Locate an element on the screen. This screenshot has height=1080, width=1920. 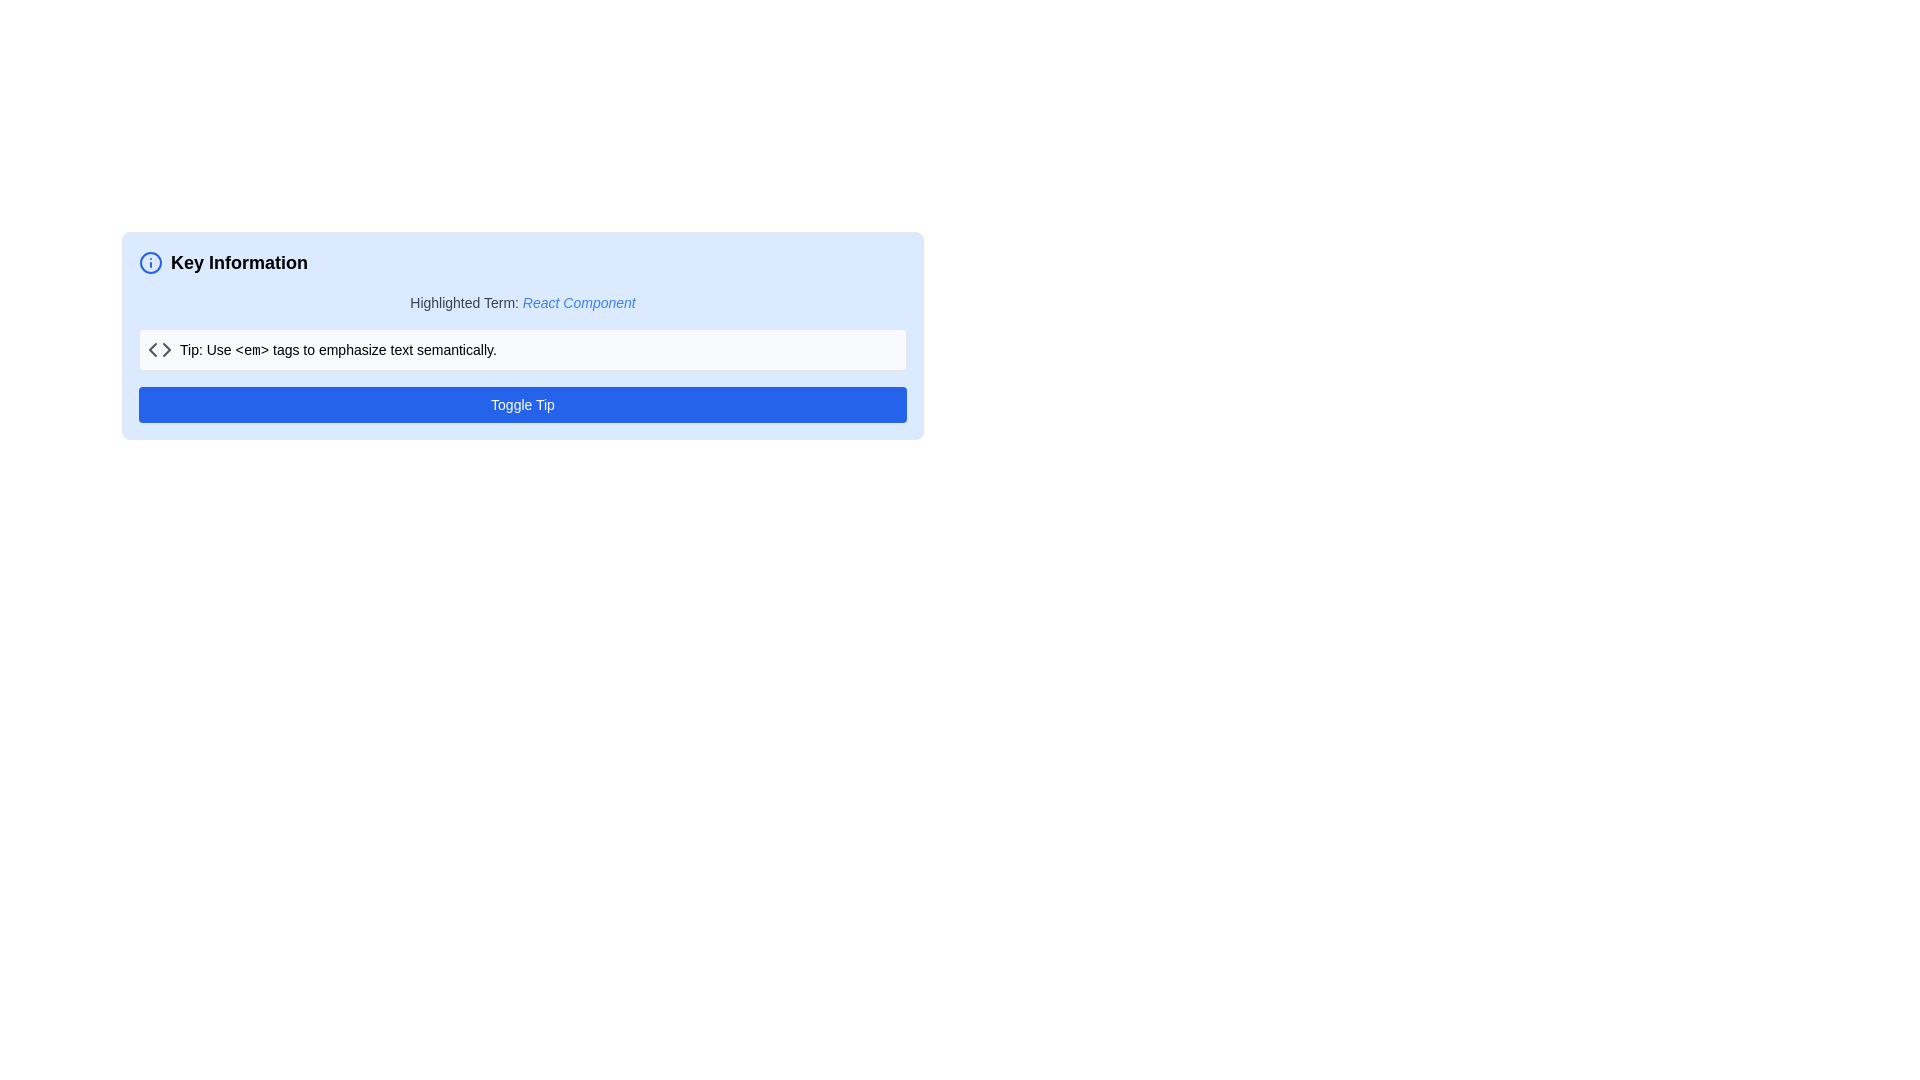
the circular blue outlined information icon located in the top-left corner of the 'Key Information' section, preceding the section title 'Key Information' is located at coordinates (149, 261).